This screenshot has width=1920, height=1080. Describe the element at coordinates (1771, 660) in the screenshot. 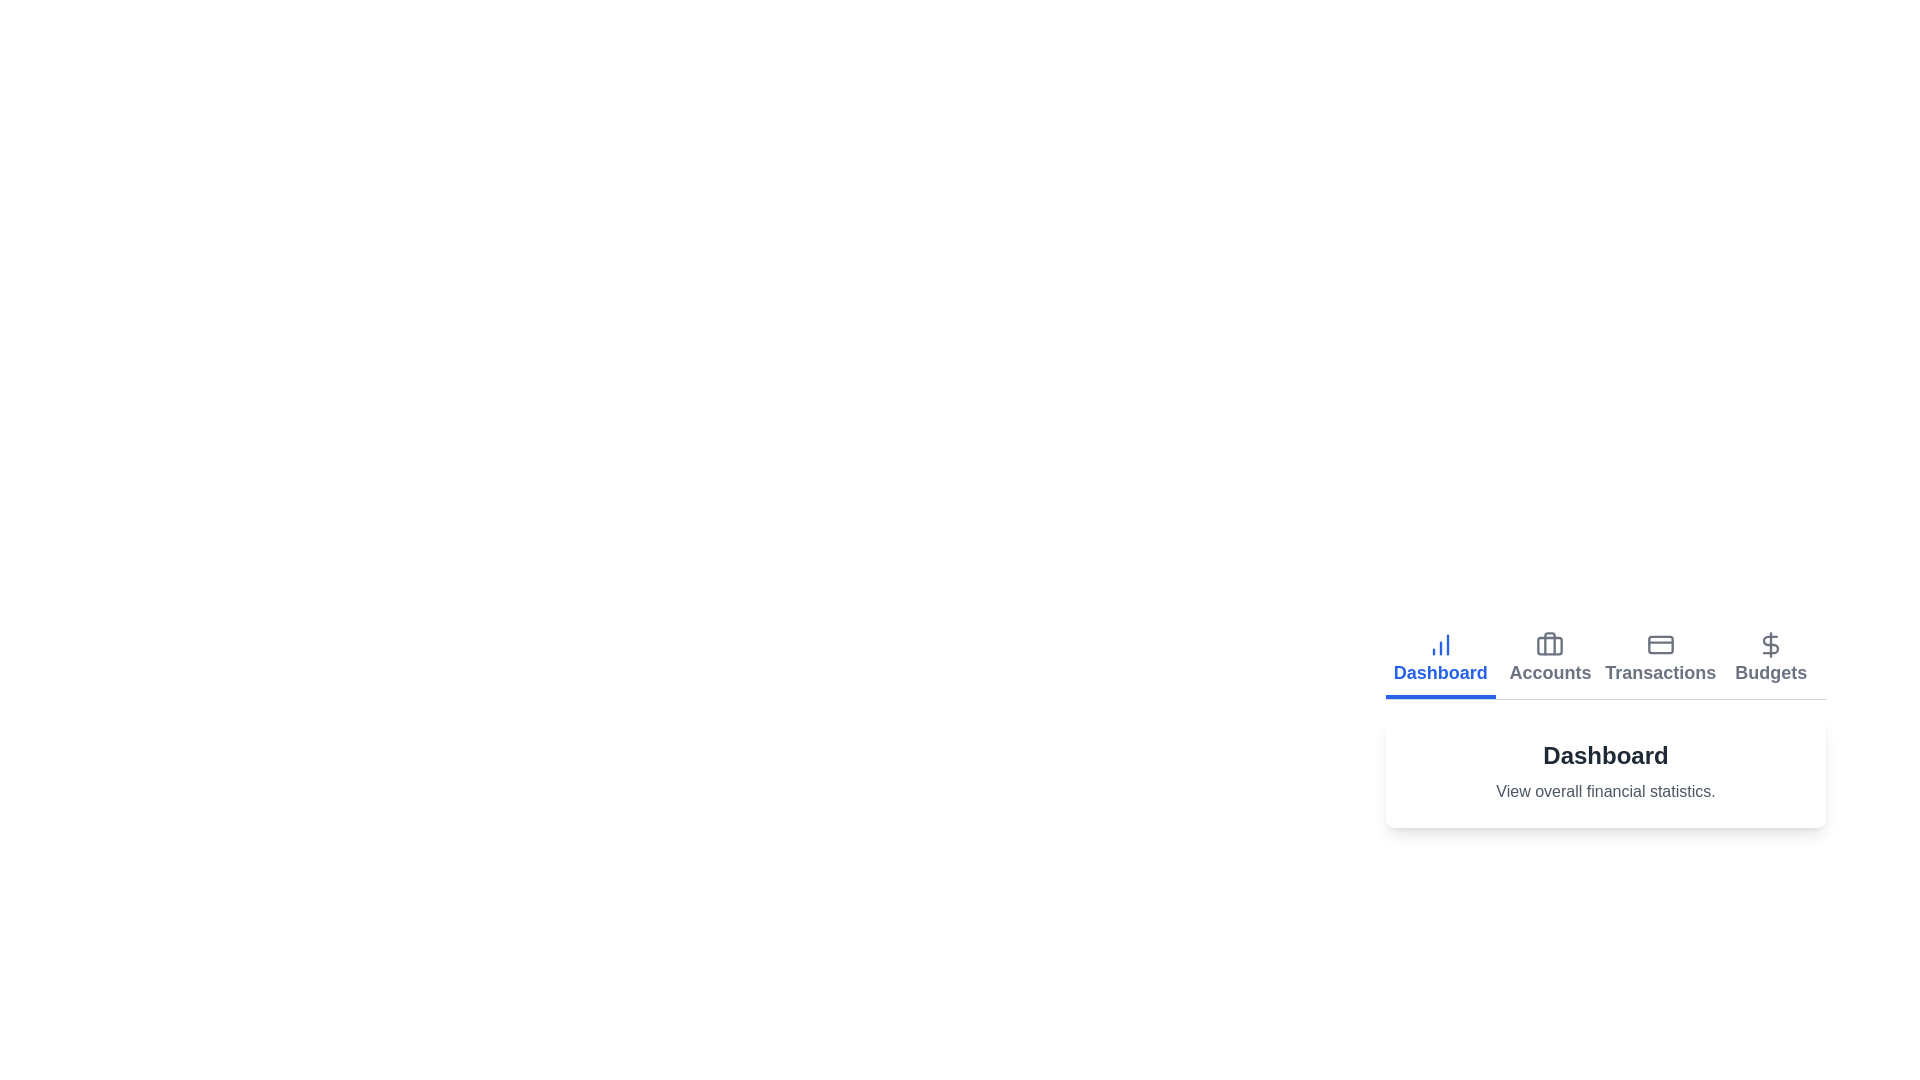

I see `the Budgets tab` at that location.